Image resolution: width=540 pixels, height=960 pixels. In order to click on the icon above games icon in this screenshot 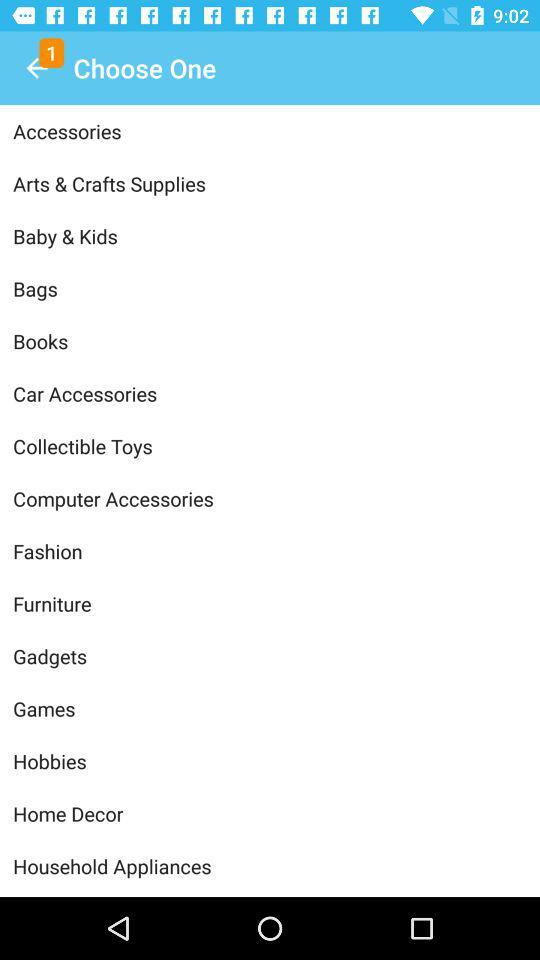, I will do `click(270, 655)`.